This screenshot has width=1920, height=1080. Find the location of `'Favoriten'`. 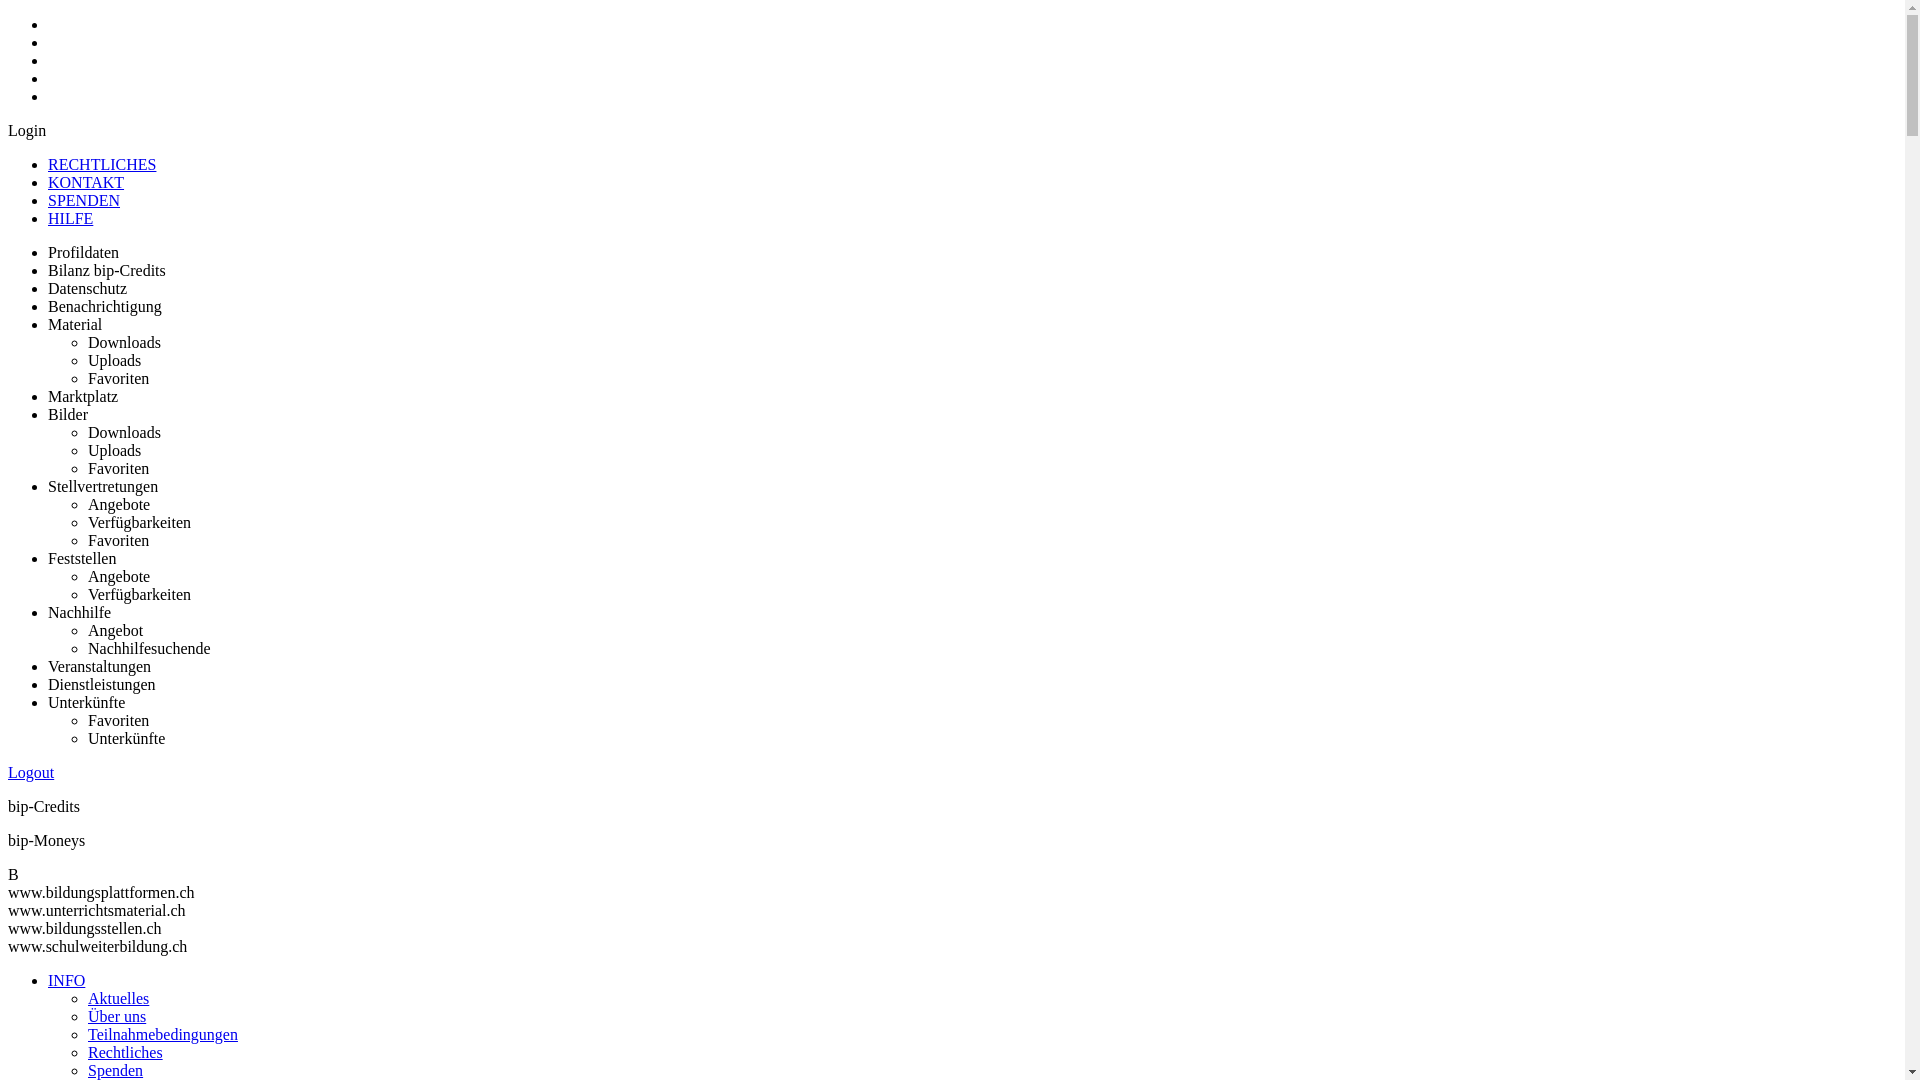

'Favoriten' is located at coordinates (117, 378).